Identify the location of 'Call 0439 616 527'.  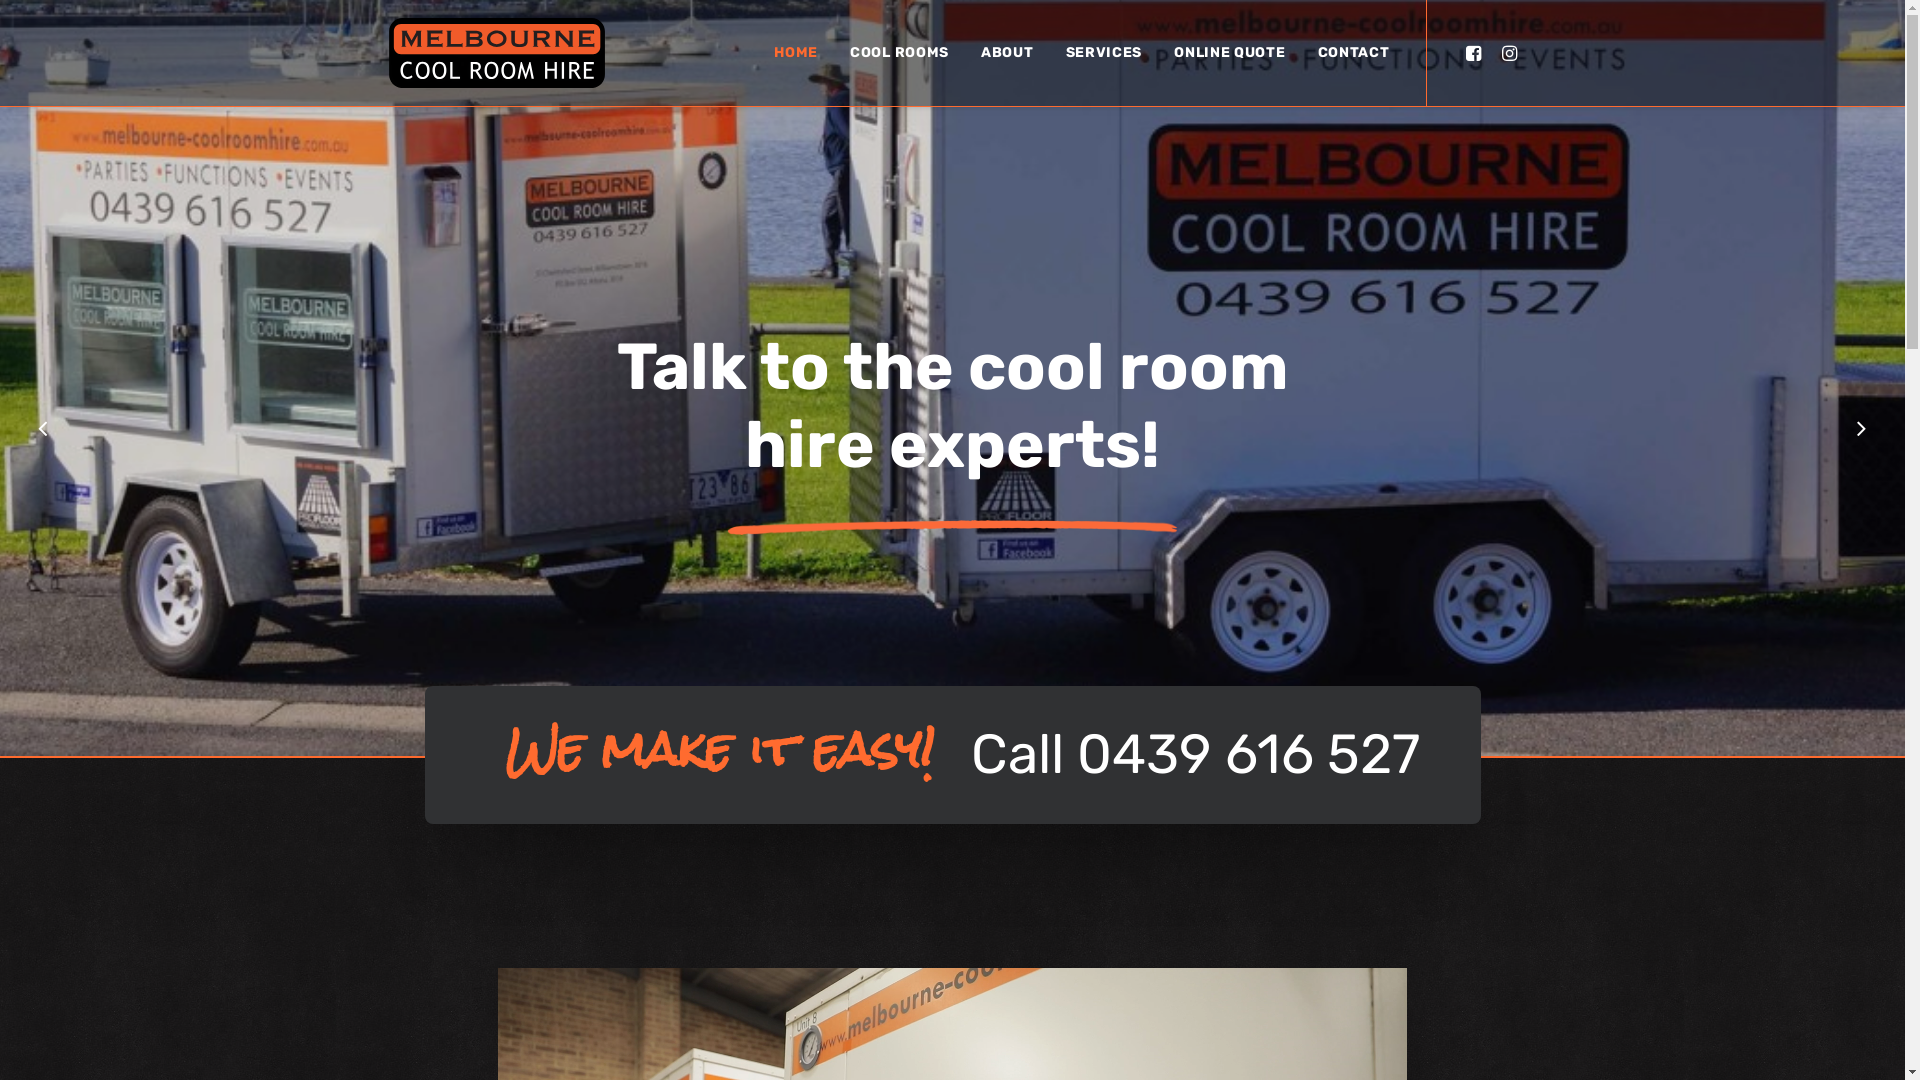
(1194, 754).